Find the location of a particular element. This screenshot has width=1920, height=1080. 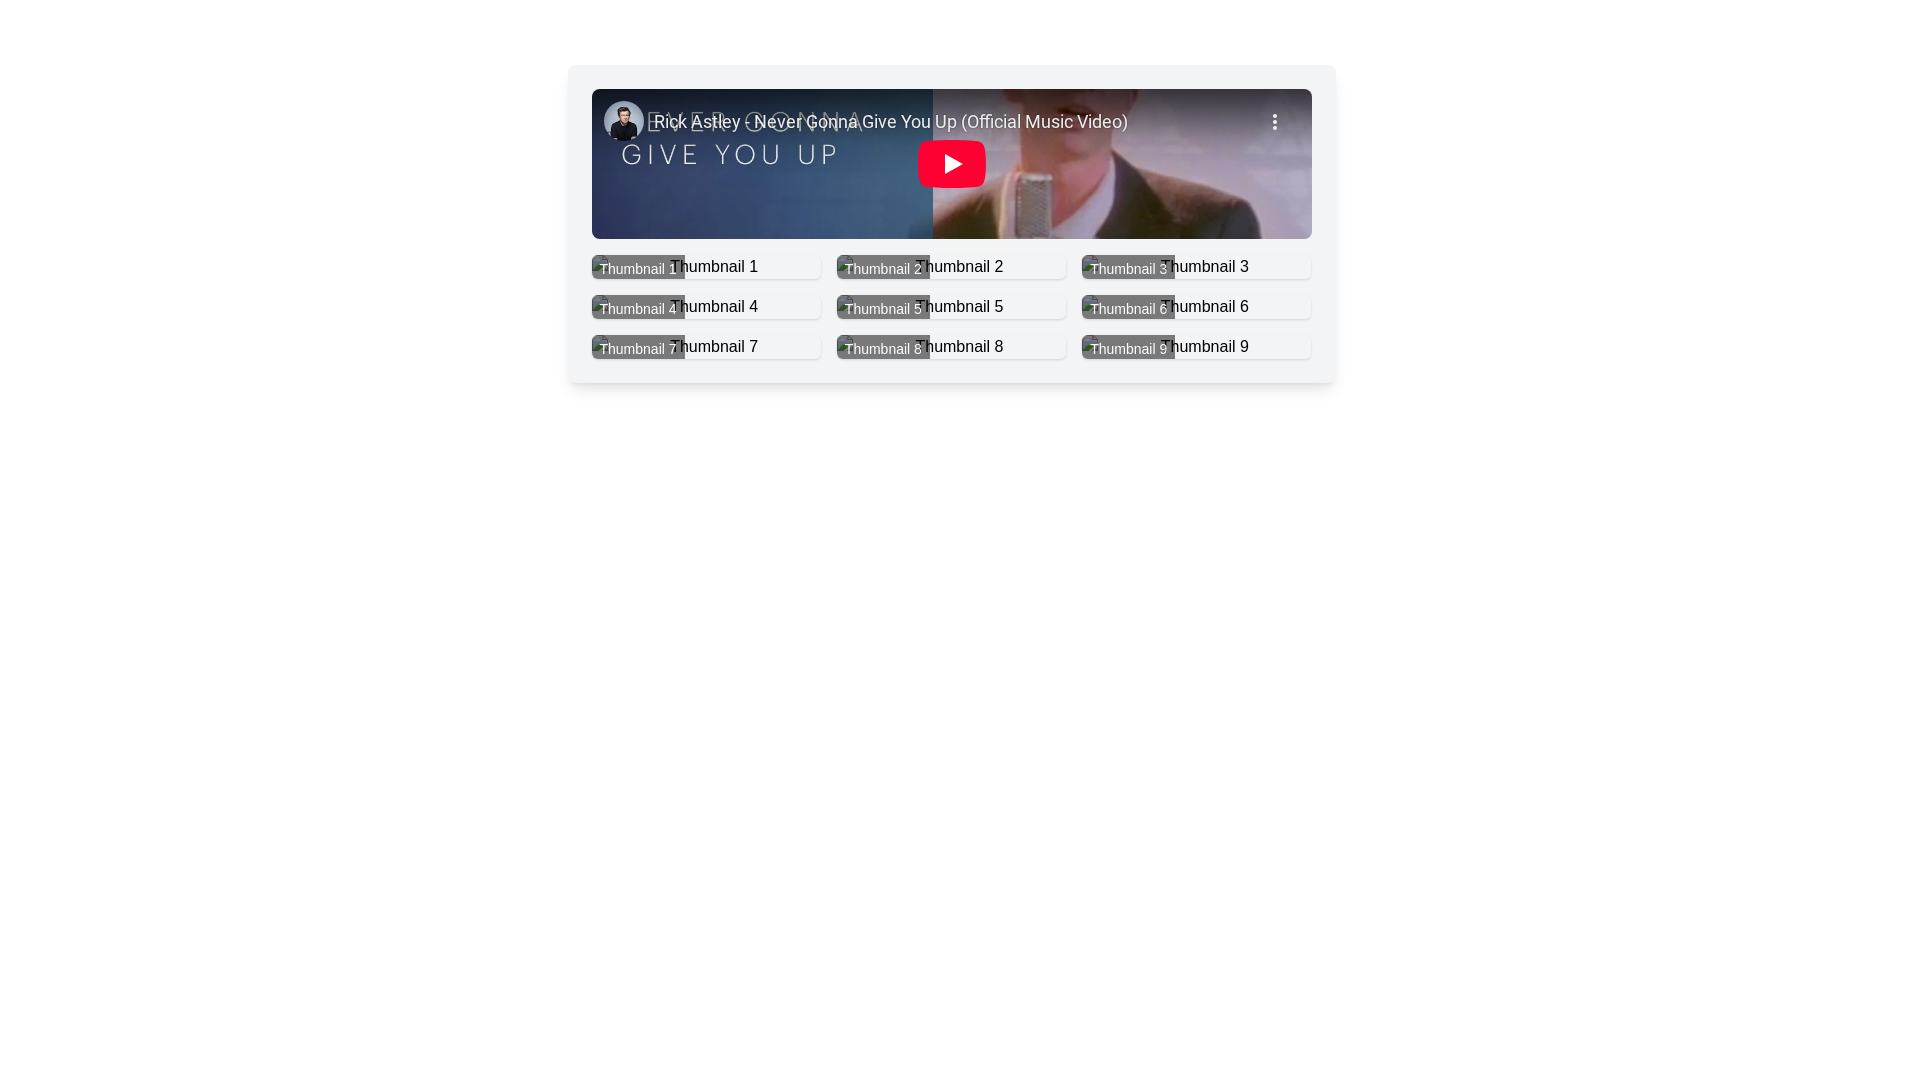

the interactive thumbnail preview labeled 'Thumbnail 4' located in the middle row, first column of the grid is located at coordinates (706, 307).